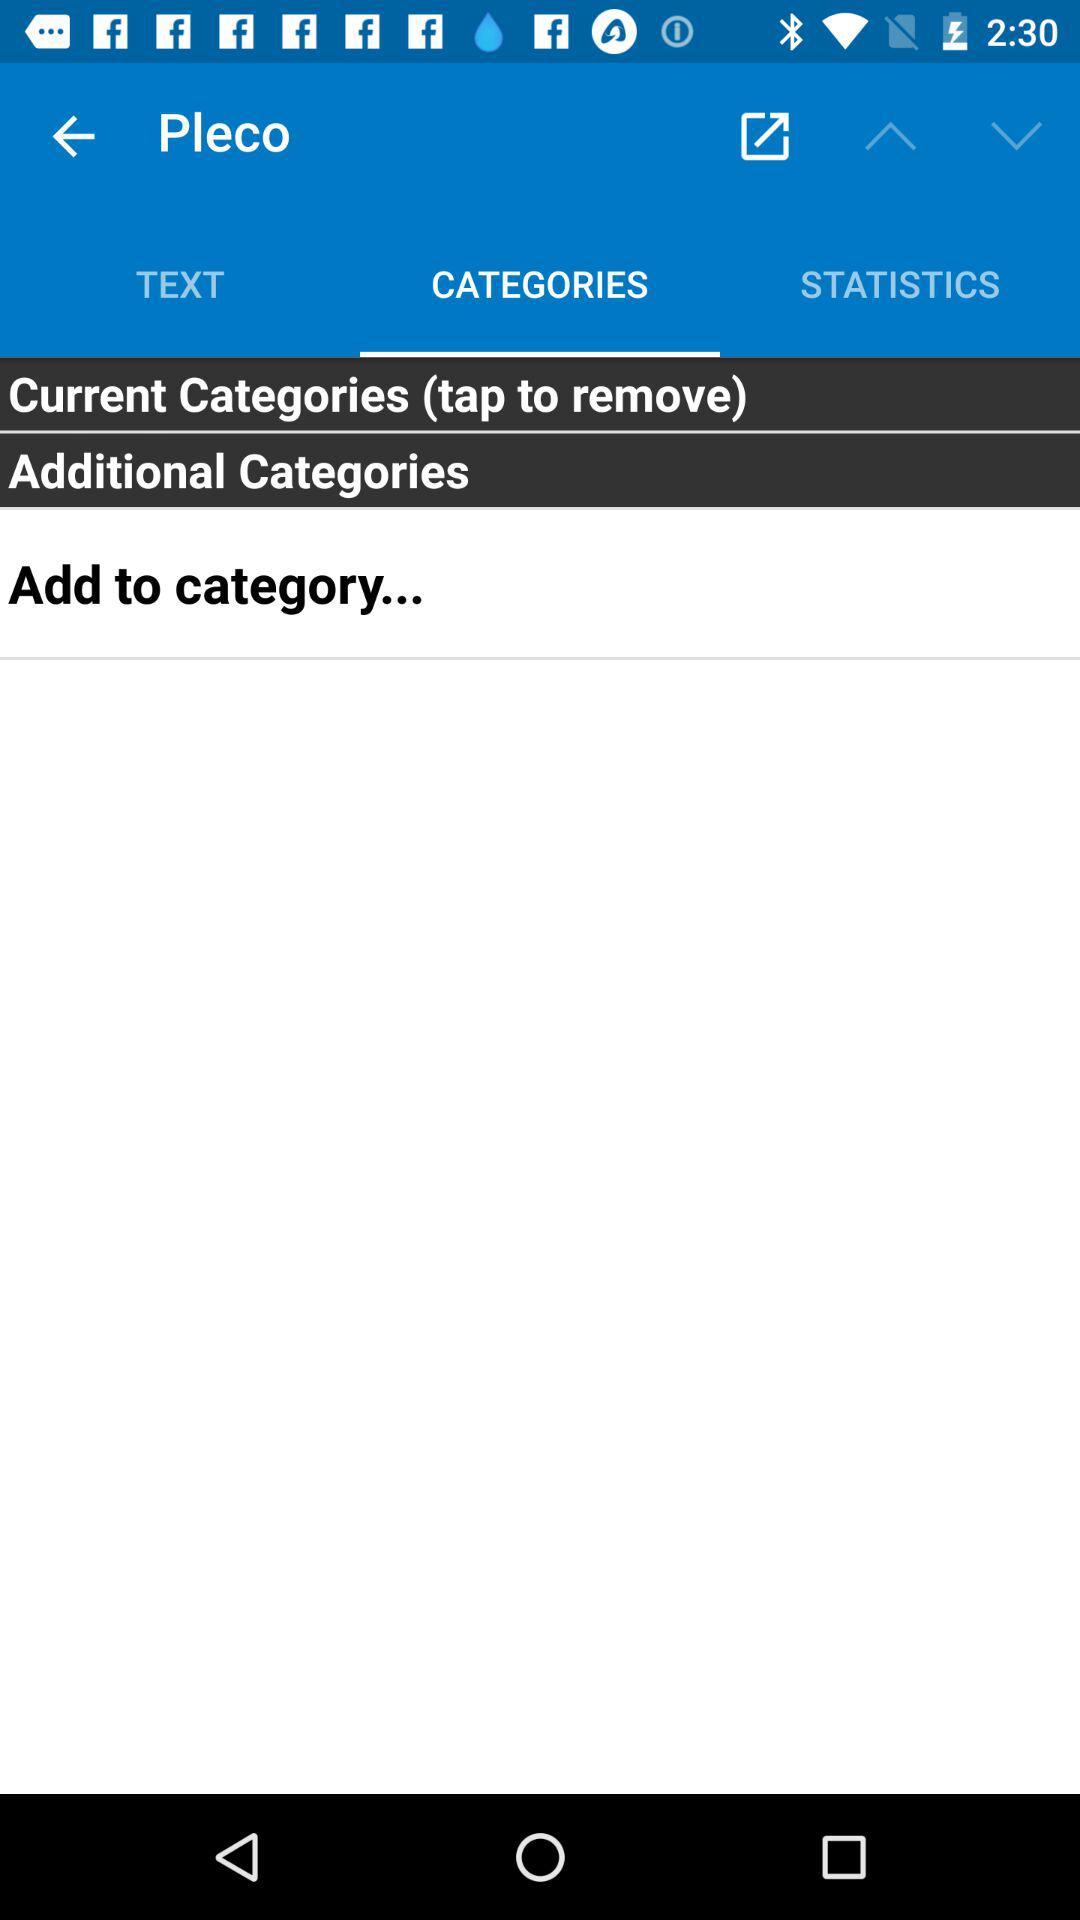  Describe the element at coordinates (180, 282) in the screenshot. I see `item next to categories icon` at that location.